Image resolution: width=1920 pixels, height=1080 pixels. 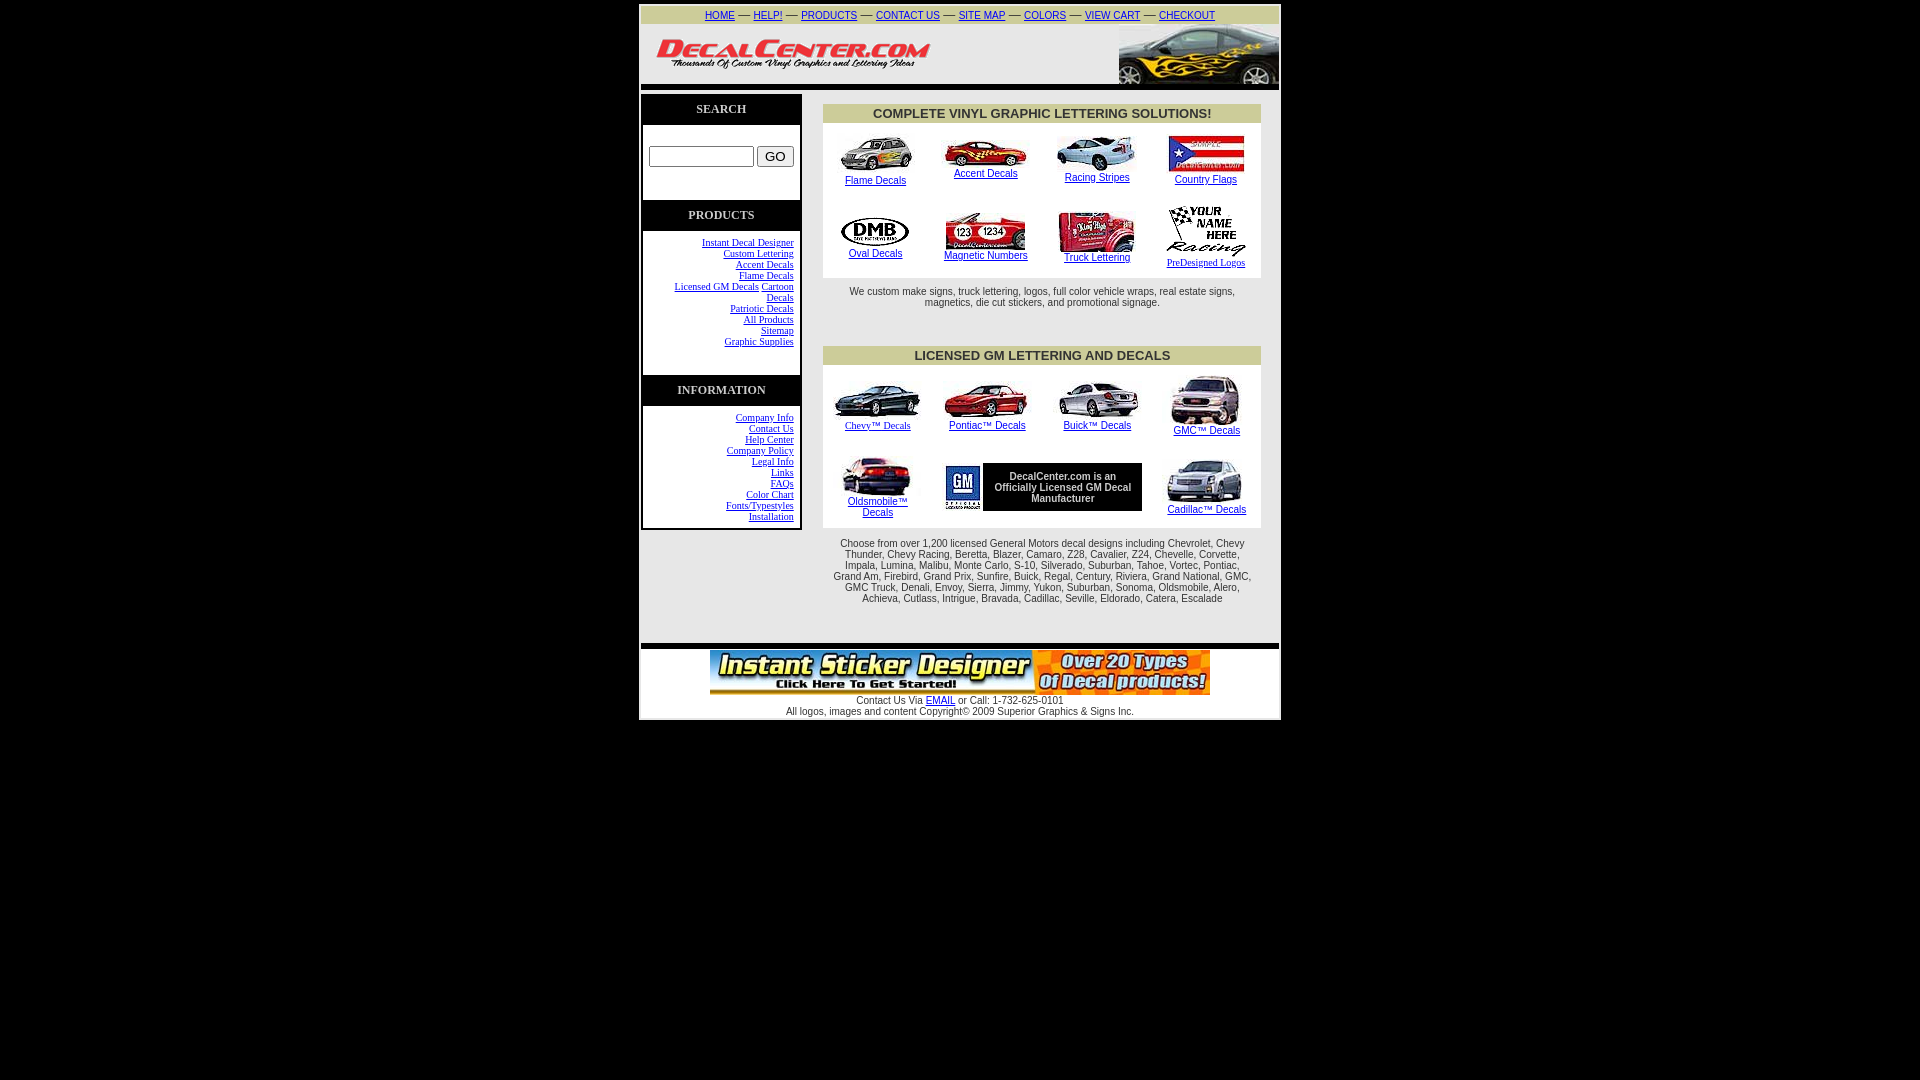 What do you see at coordinates (1044, 15) in the screenshot?
I see `'COLORS'` at bounding box center [1044, 15].